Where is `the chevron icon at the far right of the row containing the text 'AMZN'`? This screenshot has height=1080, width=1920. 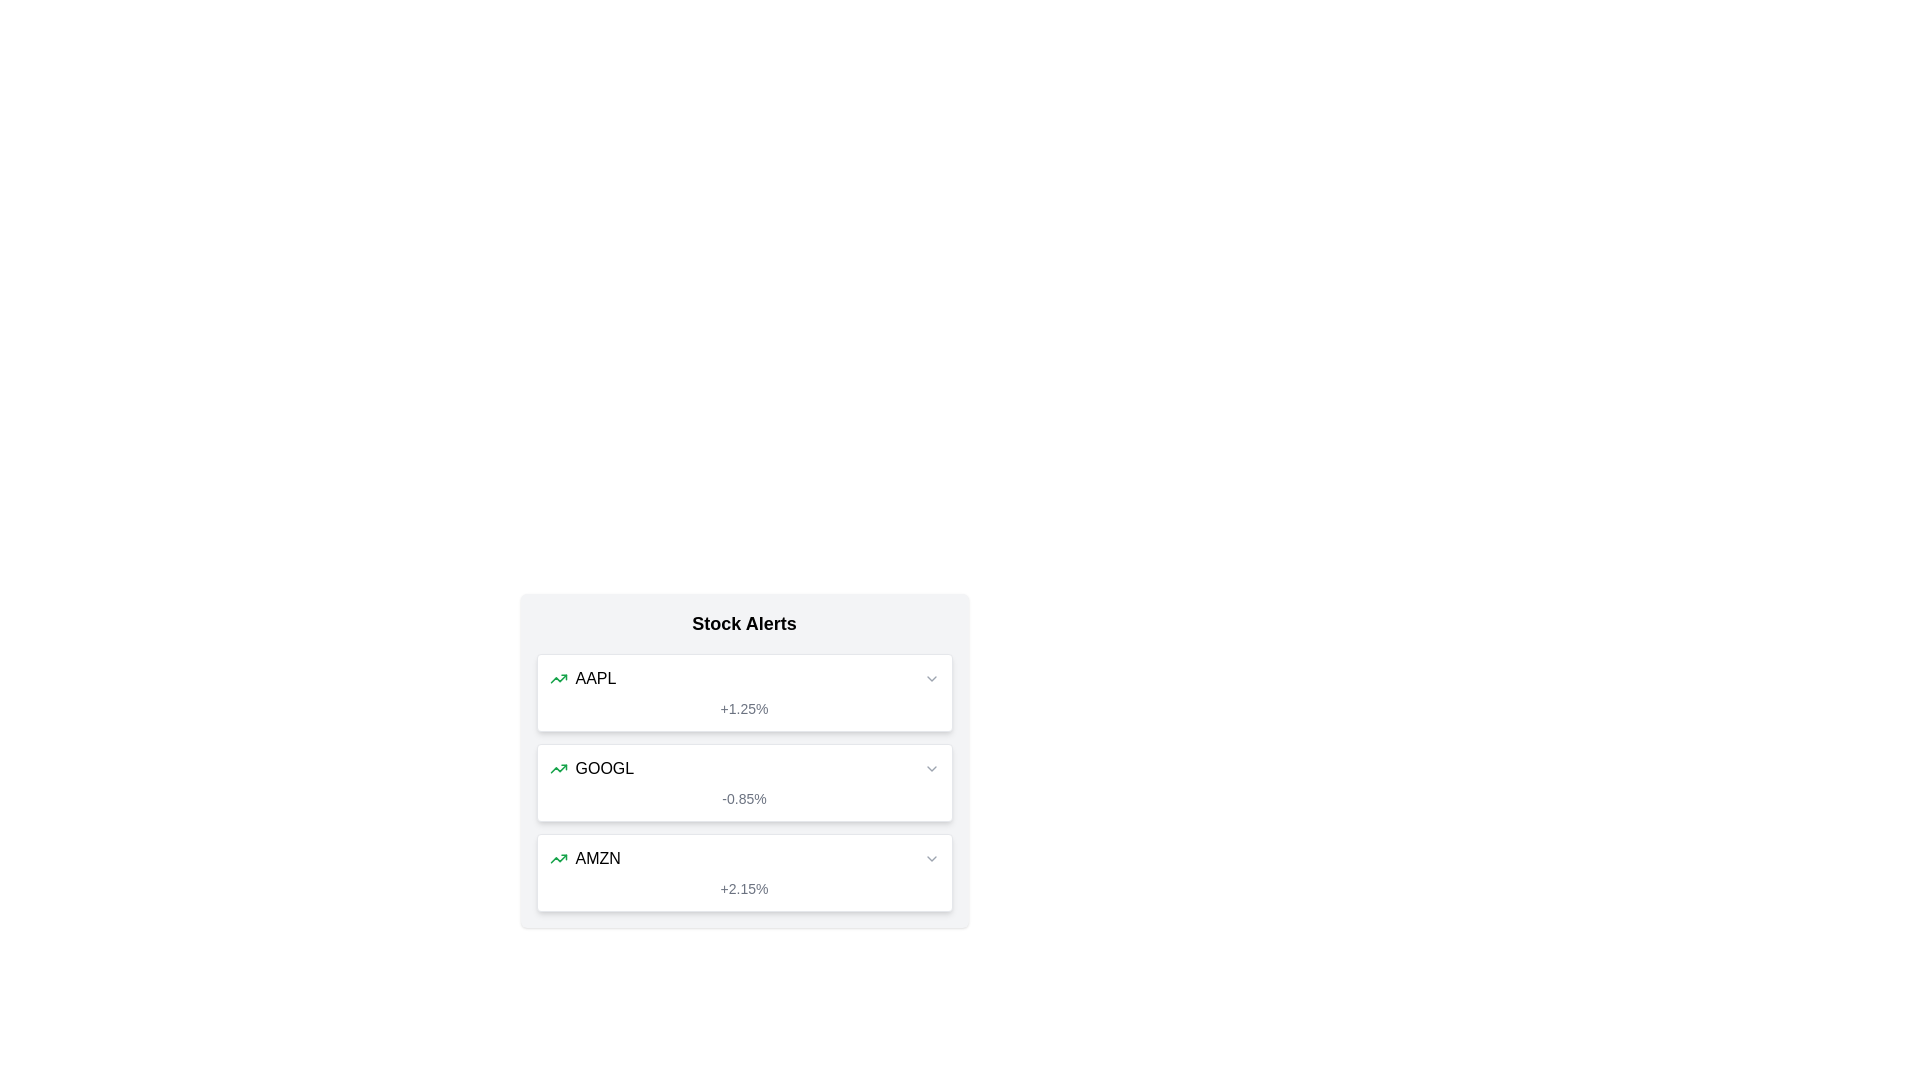 the chevron icon at the far right of the row containing the text 'AMZN' is located at coordinates (930, 858).